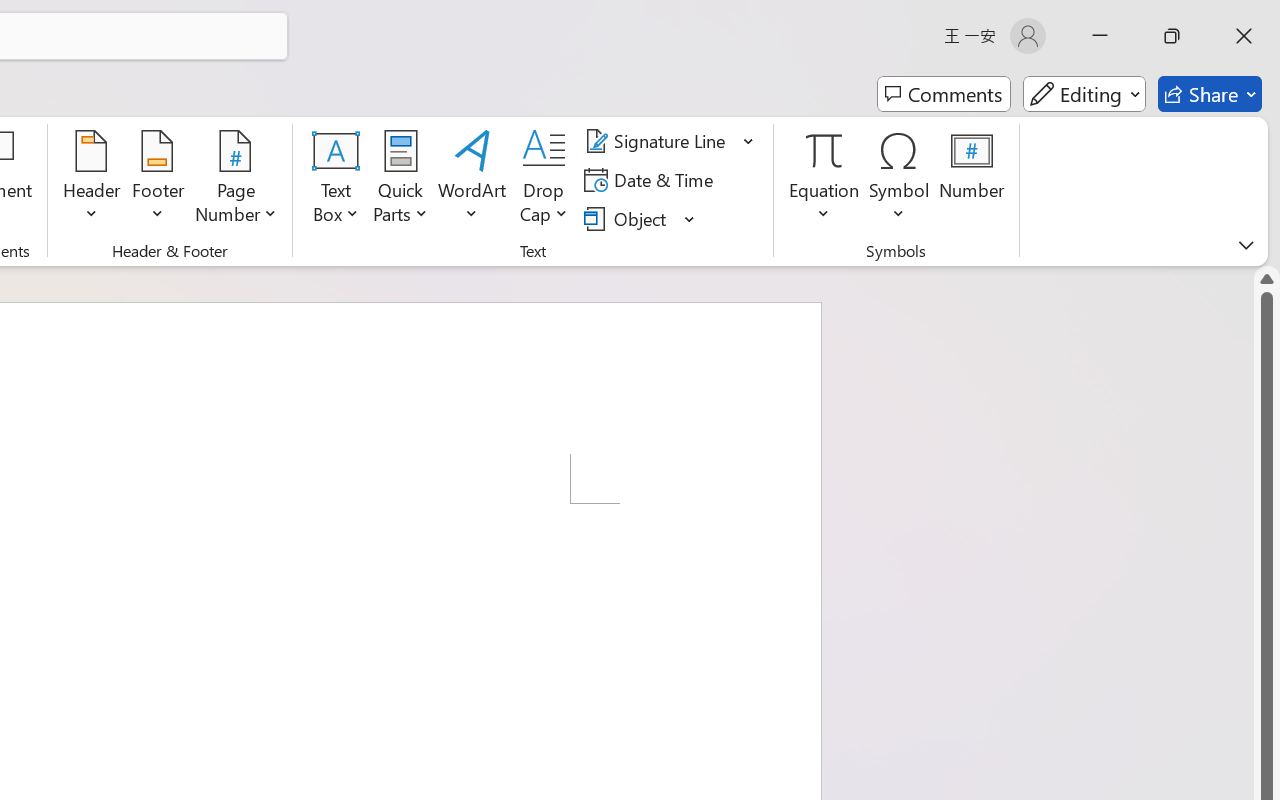 The image size is (1280, 800). Describe the element at coordinates (670, 141) in the screenshot. I see `'Signature Line'` at that location.